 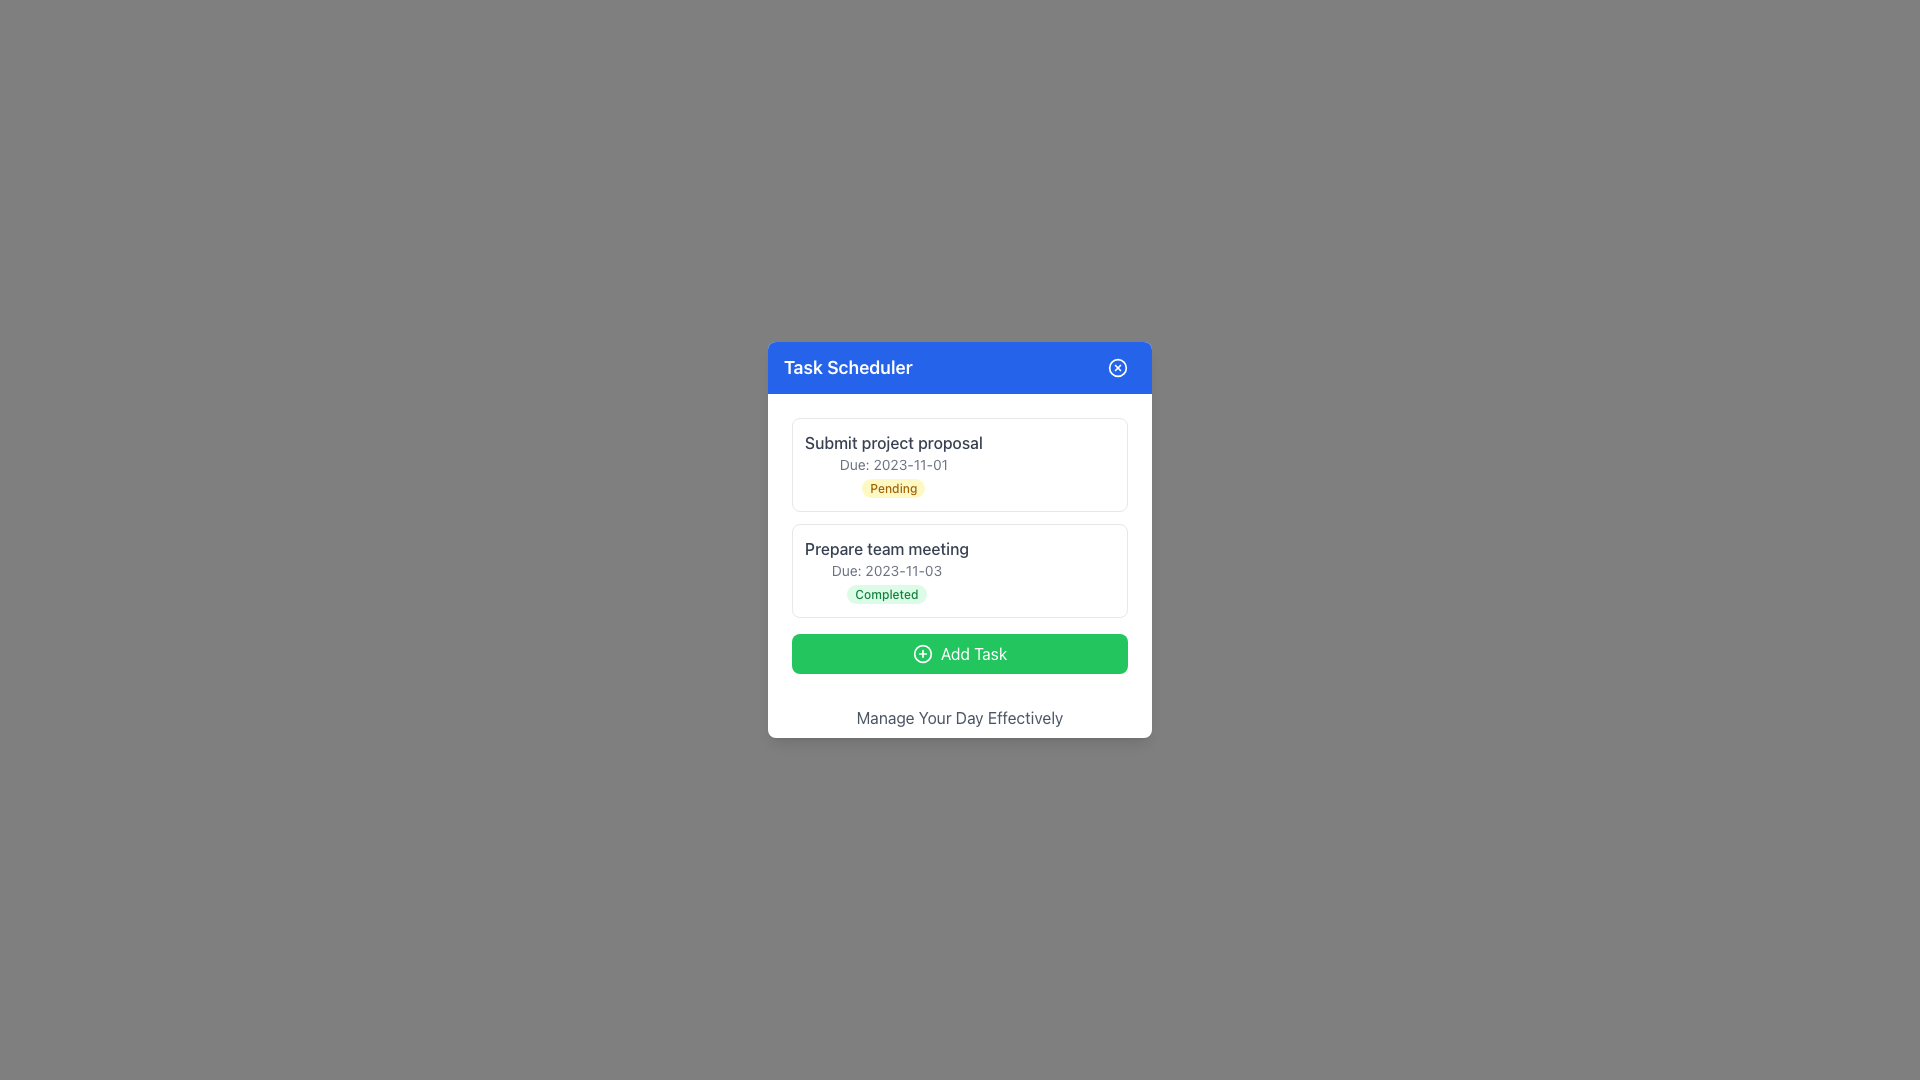 I want to click on the label indicating the due date for the associated task, located below the 'Prepare team meeting' text and above the 'Completed' badge, so click(x=886, y=570).